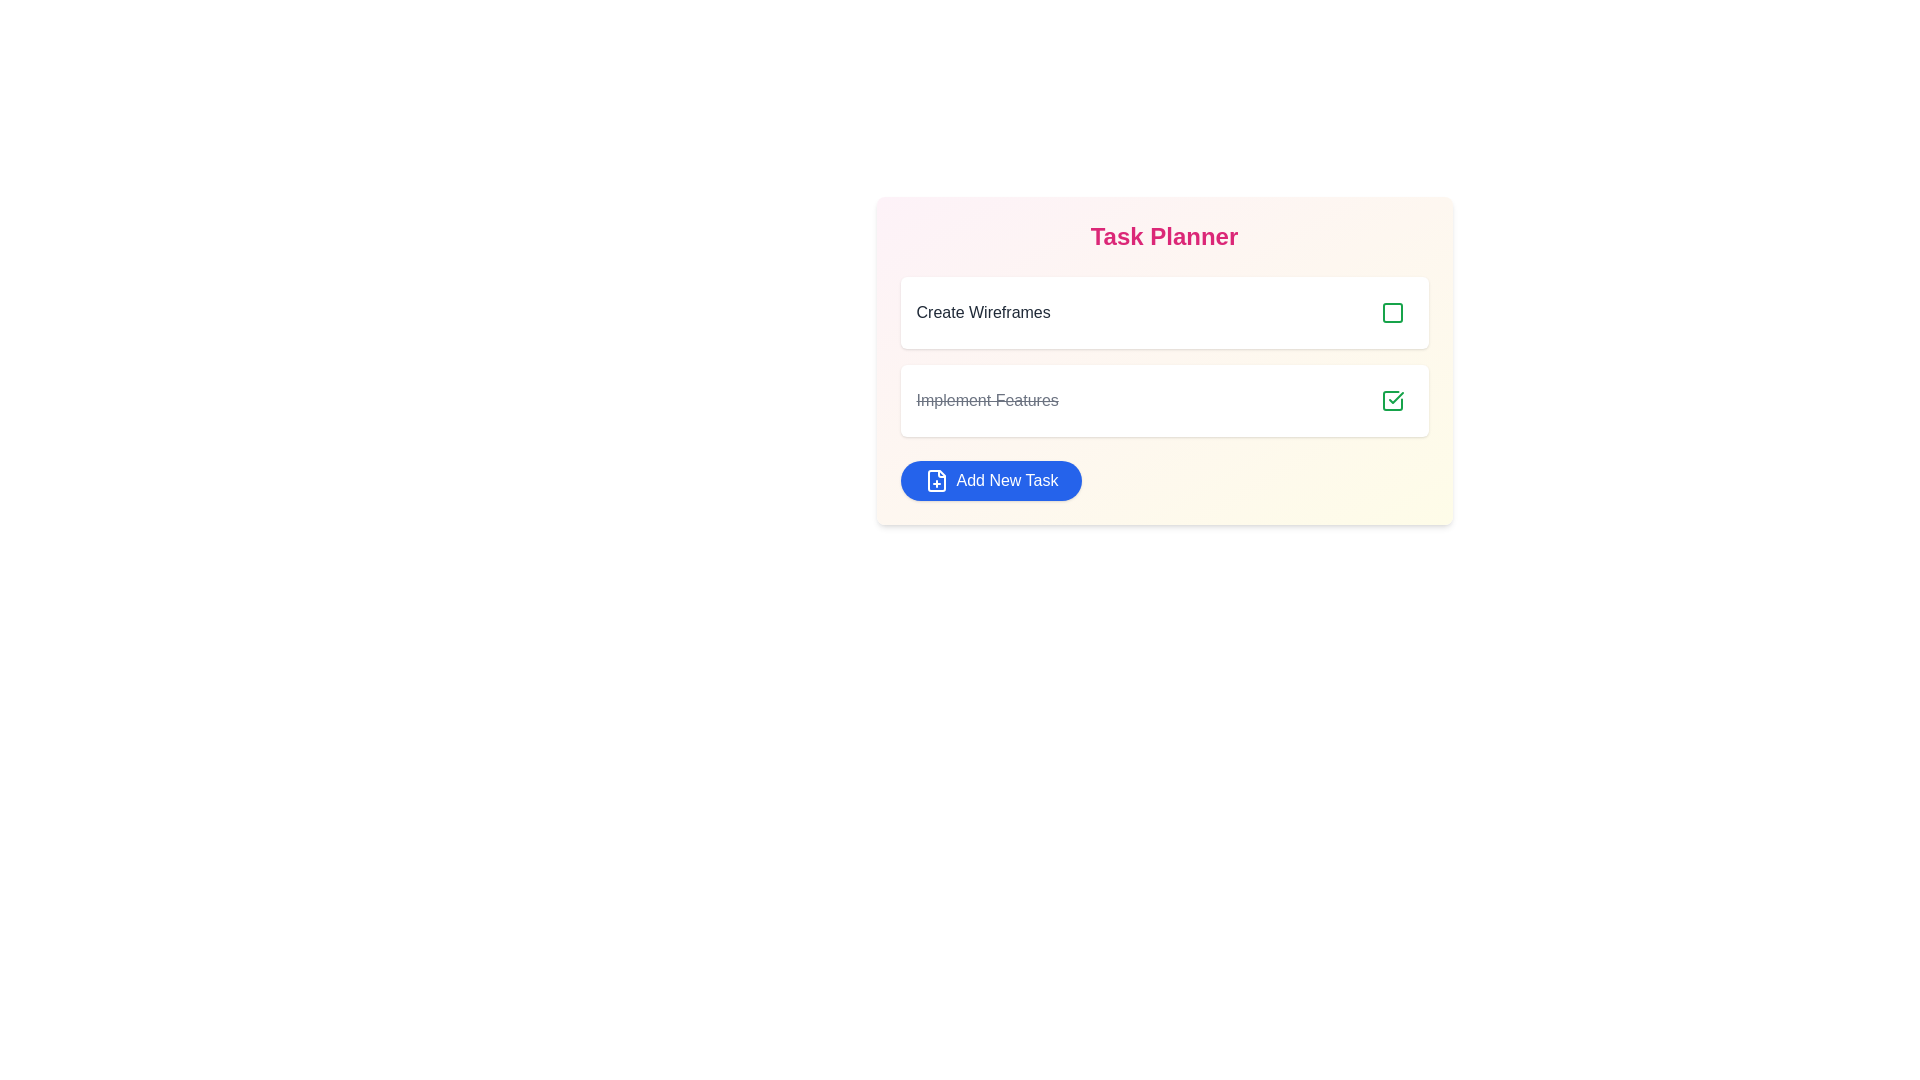 This screenshot has height=1080, width=1920. Describe the element at coordinates (1391, 401) in the screenshot. I see `the completion icon for the 'Implement Features' task in the 'Task Planner' interface, which indicates that the task has been marked as complete` at that location.